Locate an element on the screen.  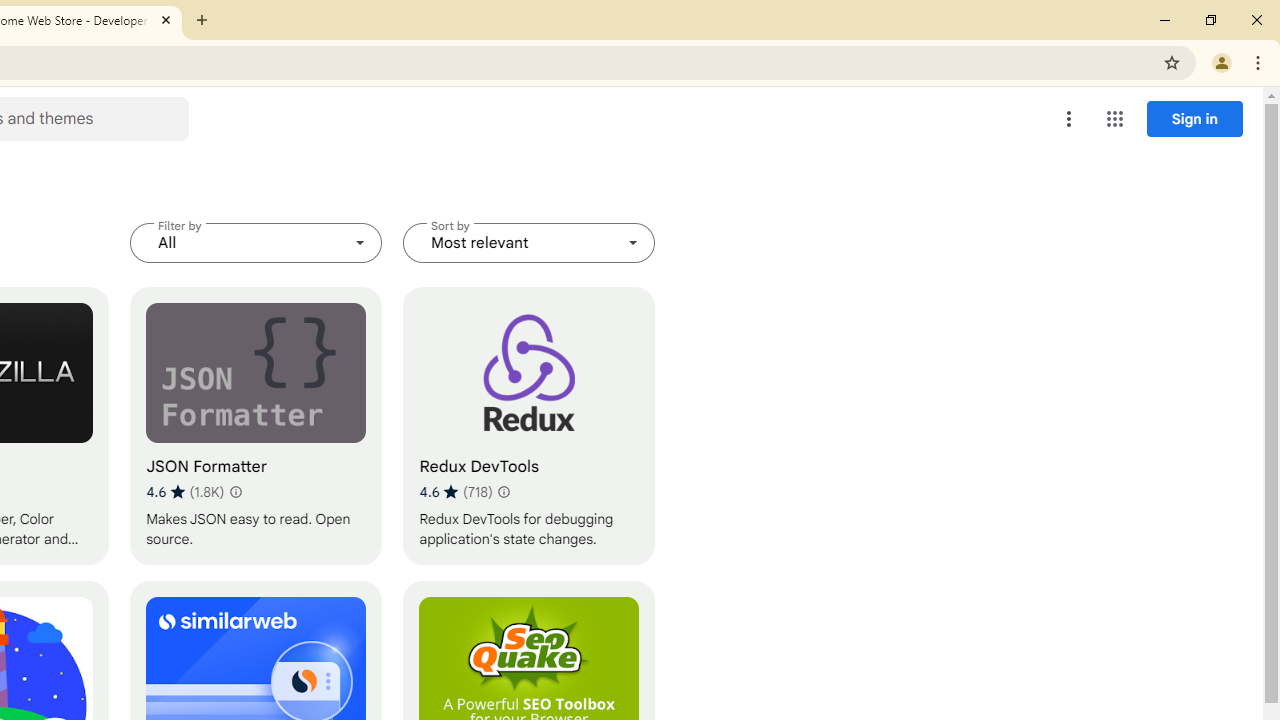
'Sort by Most relevant' is located at coordinates (529, 242).